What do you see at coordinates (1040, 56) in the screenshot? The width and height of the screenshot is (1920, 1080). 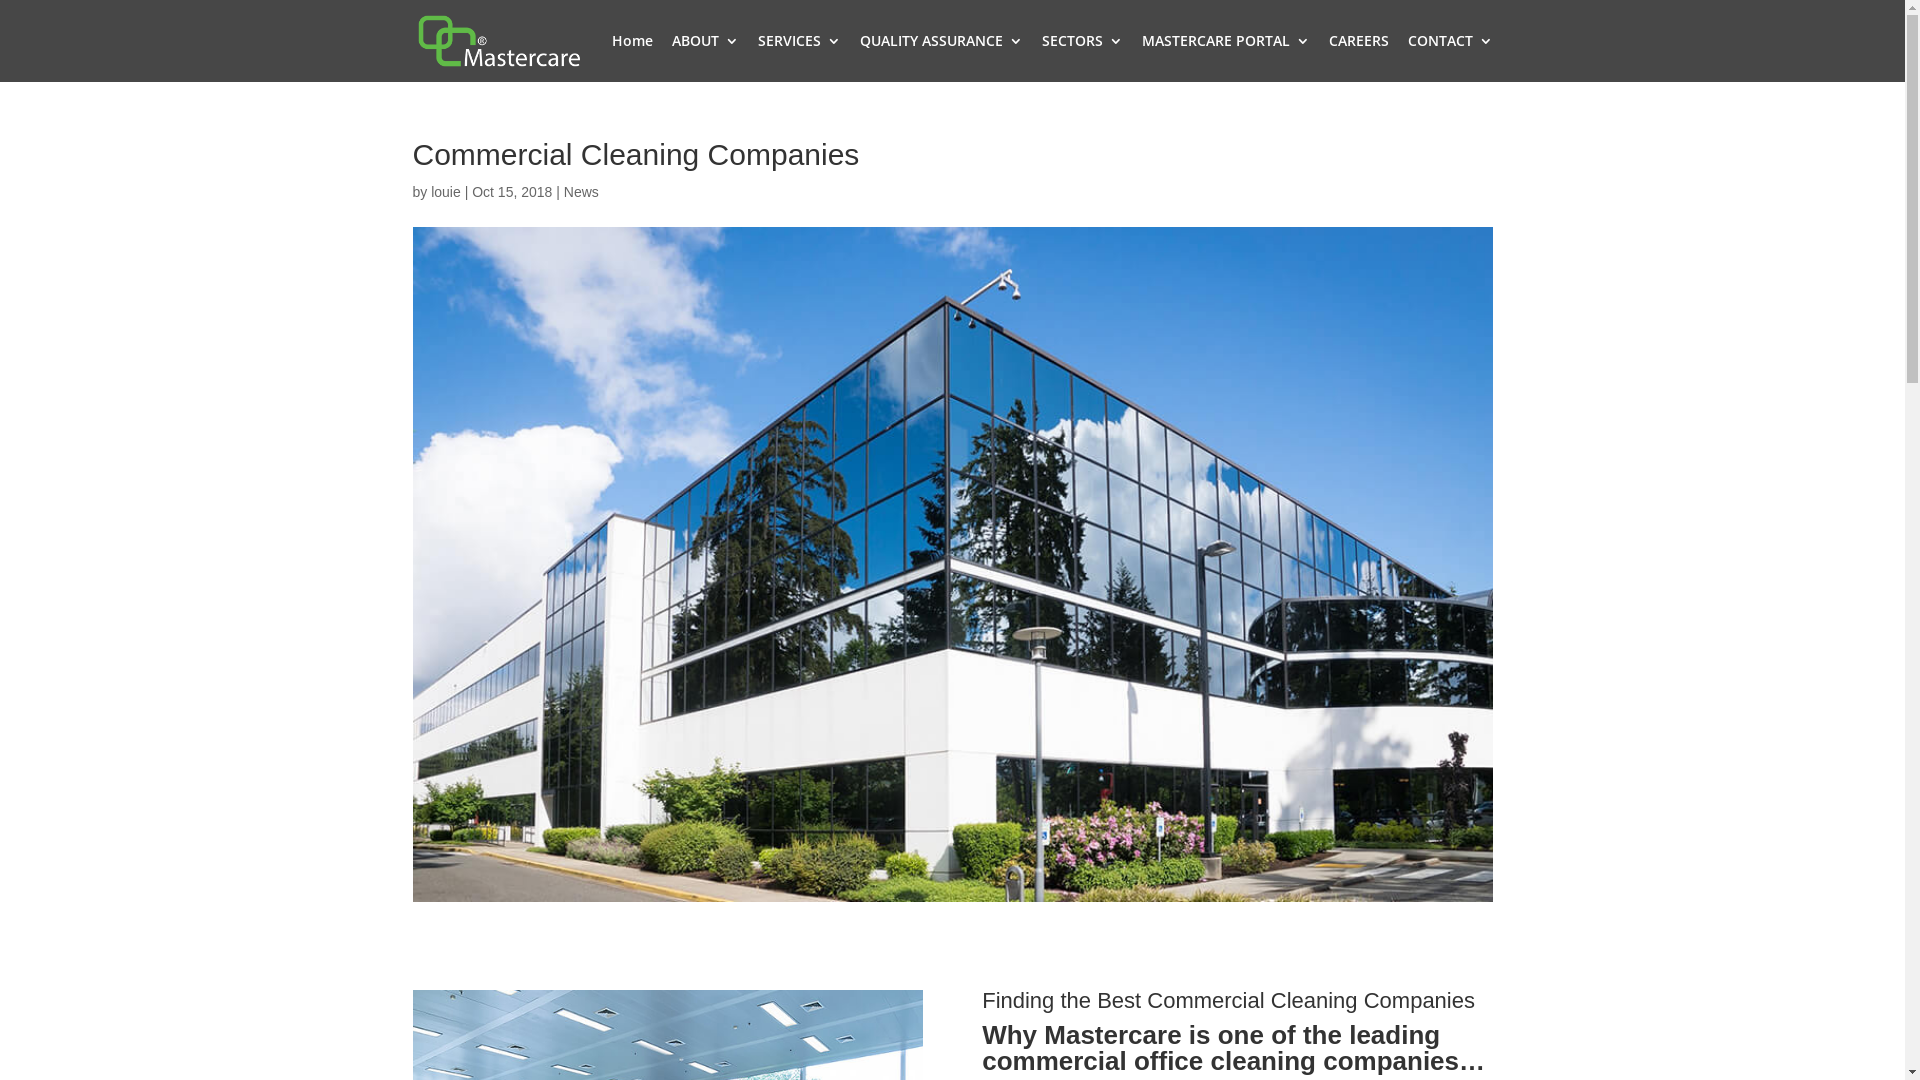 I see `'SECTORS'` at bounding box center [1040, 56].